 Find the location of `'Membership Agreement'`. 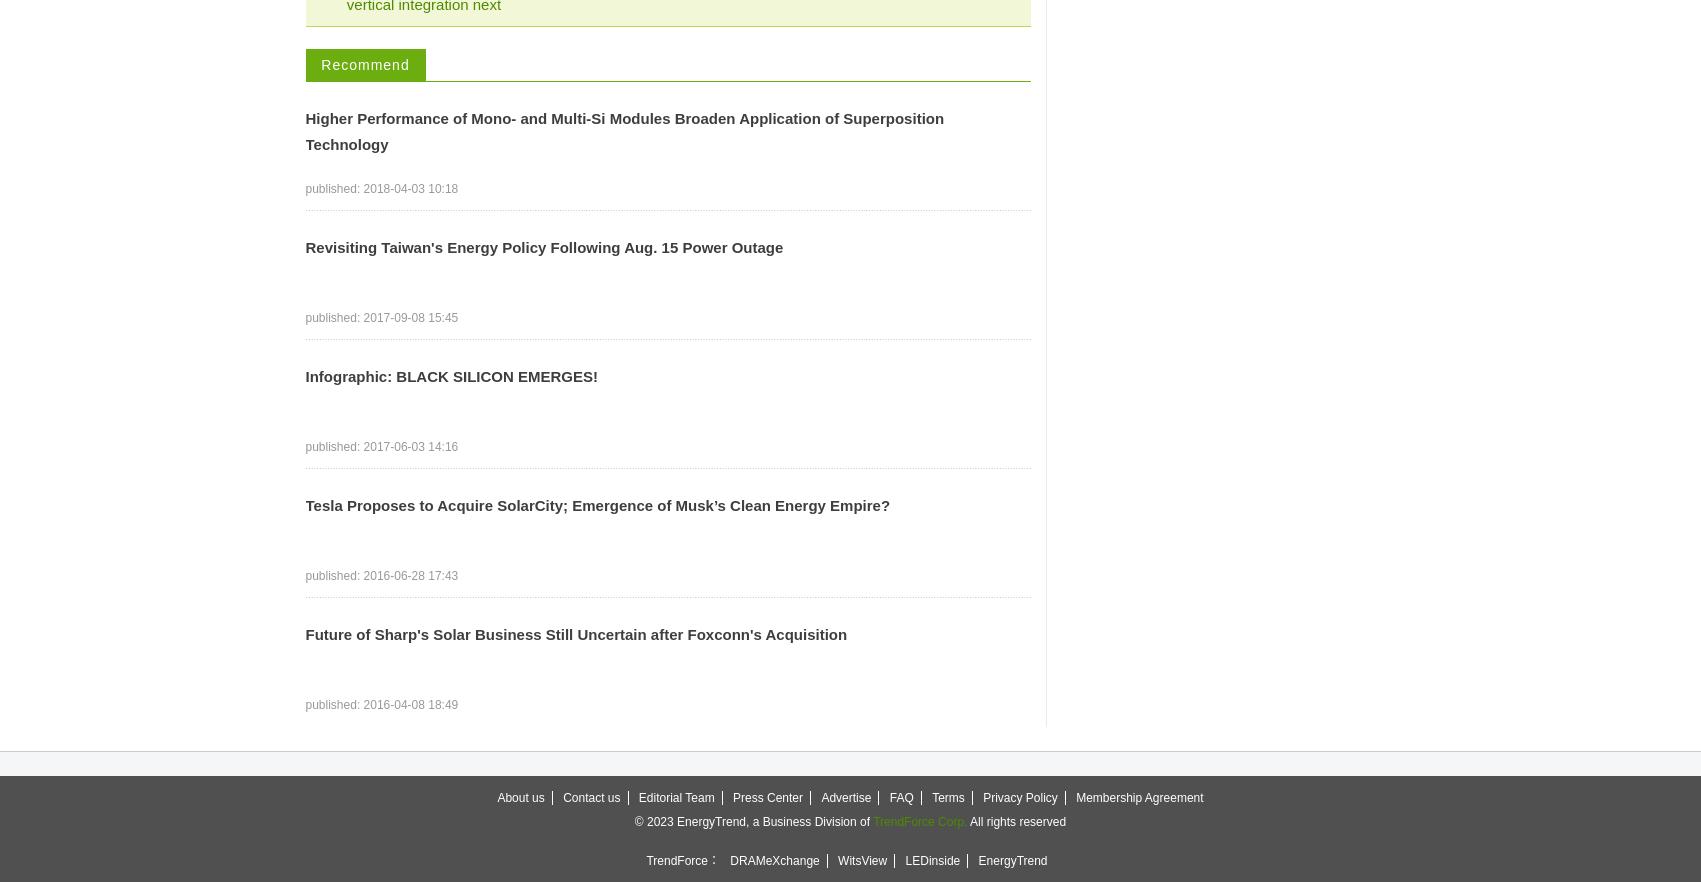

'Membership Agreement' is located at coordinates (1076, 797).